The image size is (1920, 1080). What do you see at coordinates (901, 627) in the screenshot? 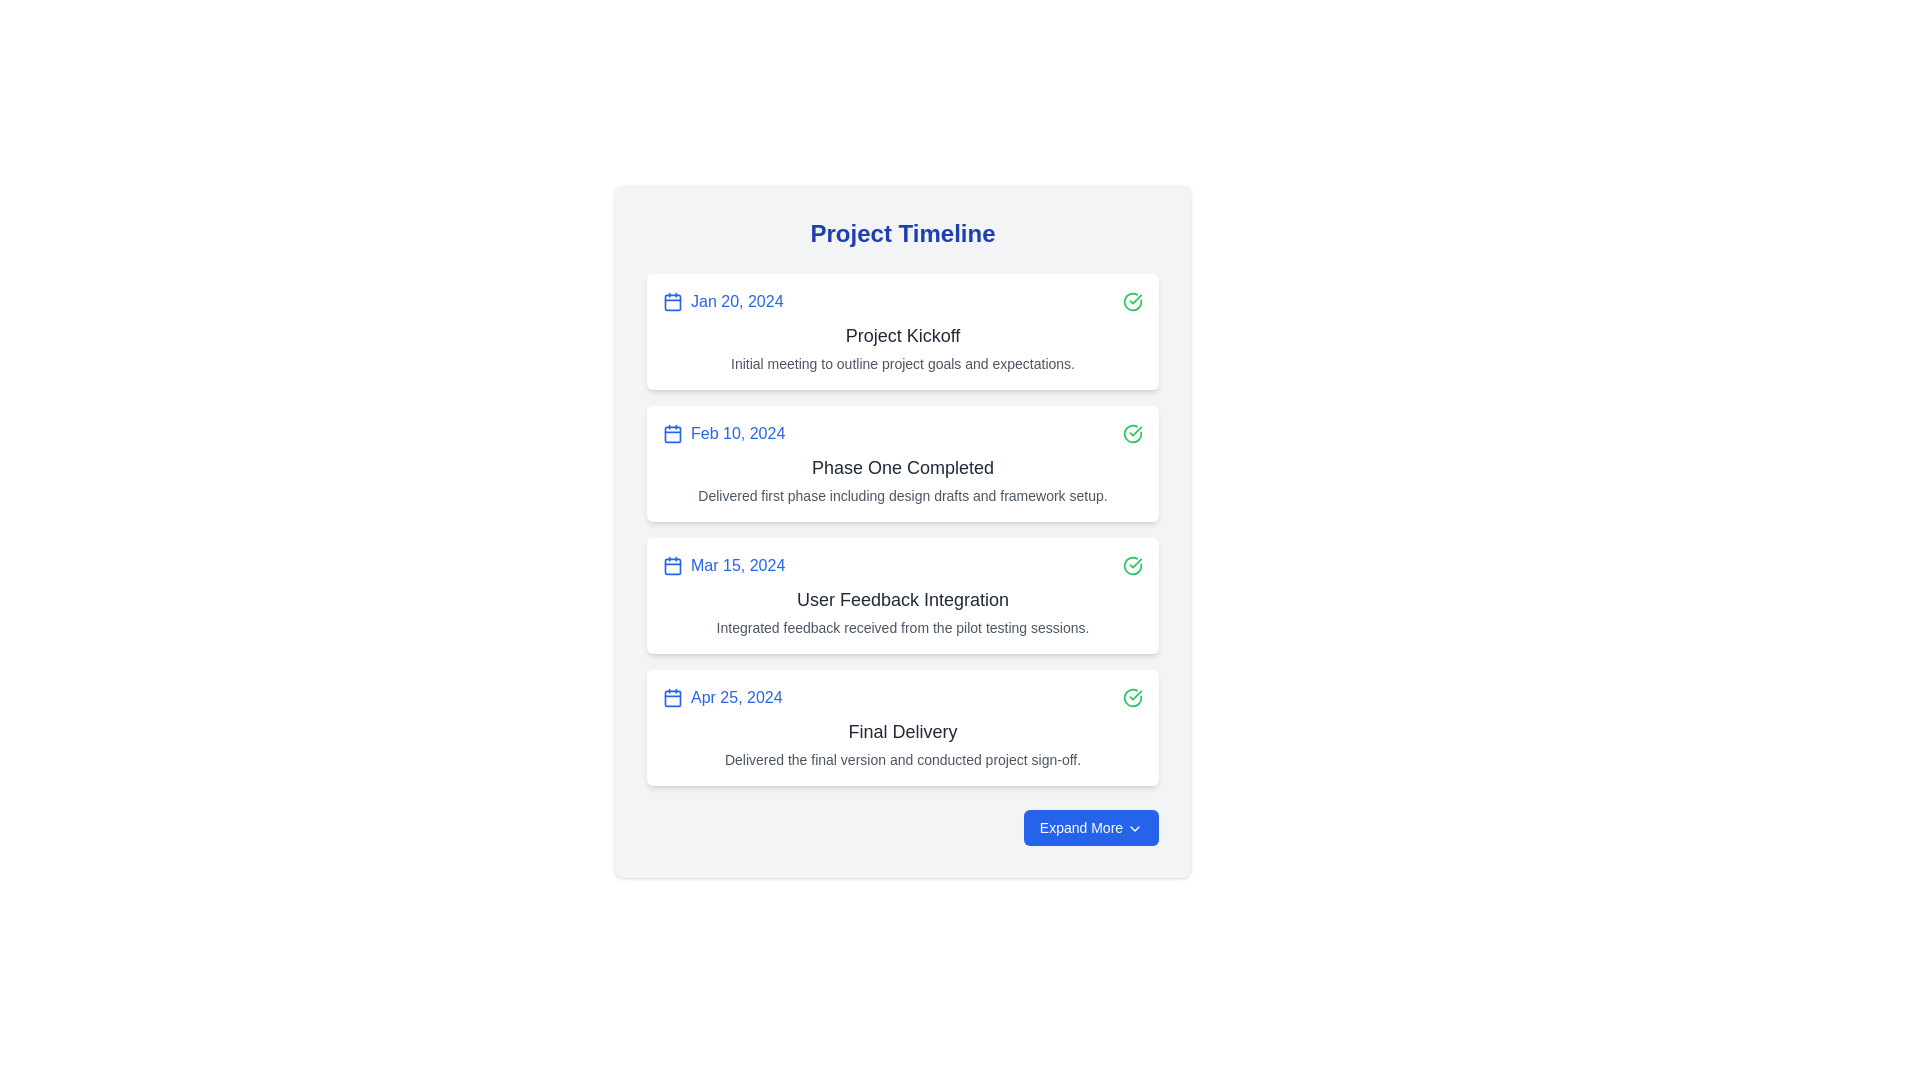
I see `the static text element that displays 'Integrated feedback received from the pilot testing sessions.' located below the main title 'User Feedback Integration'` at bounding box center [901, 627].